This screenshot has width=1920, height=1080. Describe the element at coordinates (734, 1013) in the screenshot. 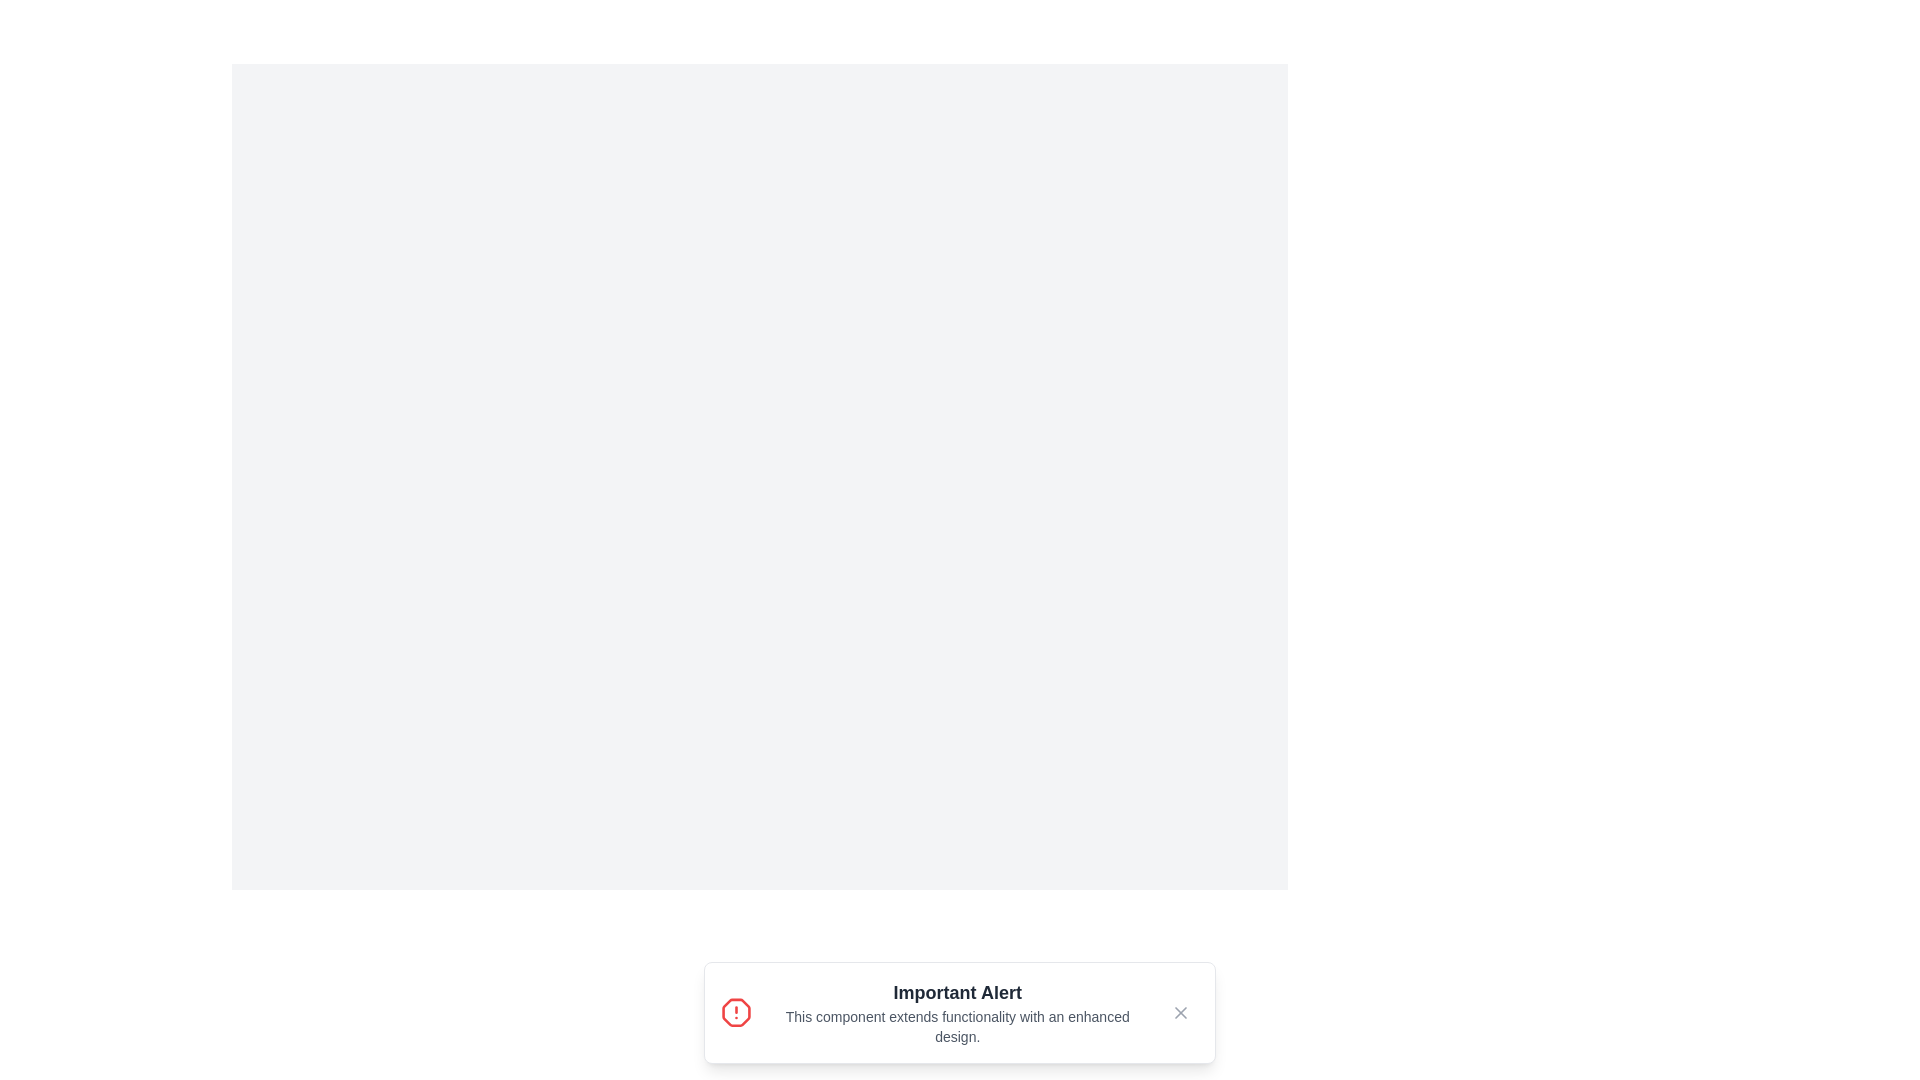

I see `the notification icon to interact with it` at that location.